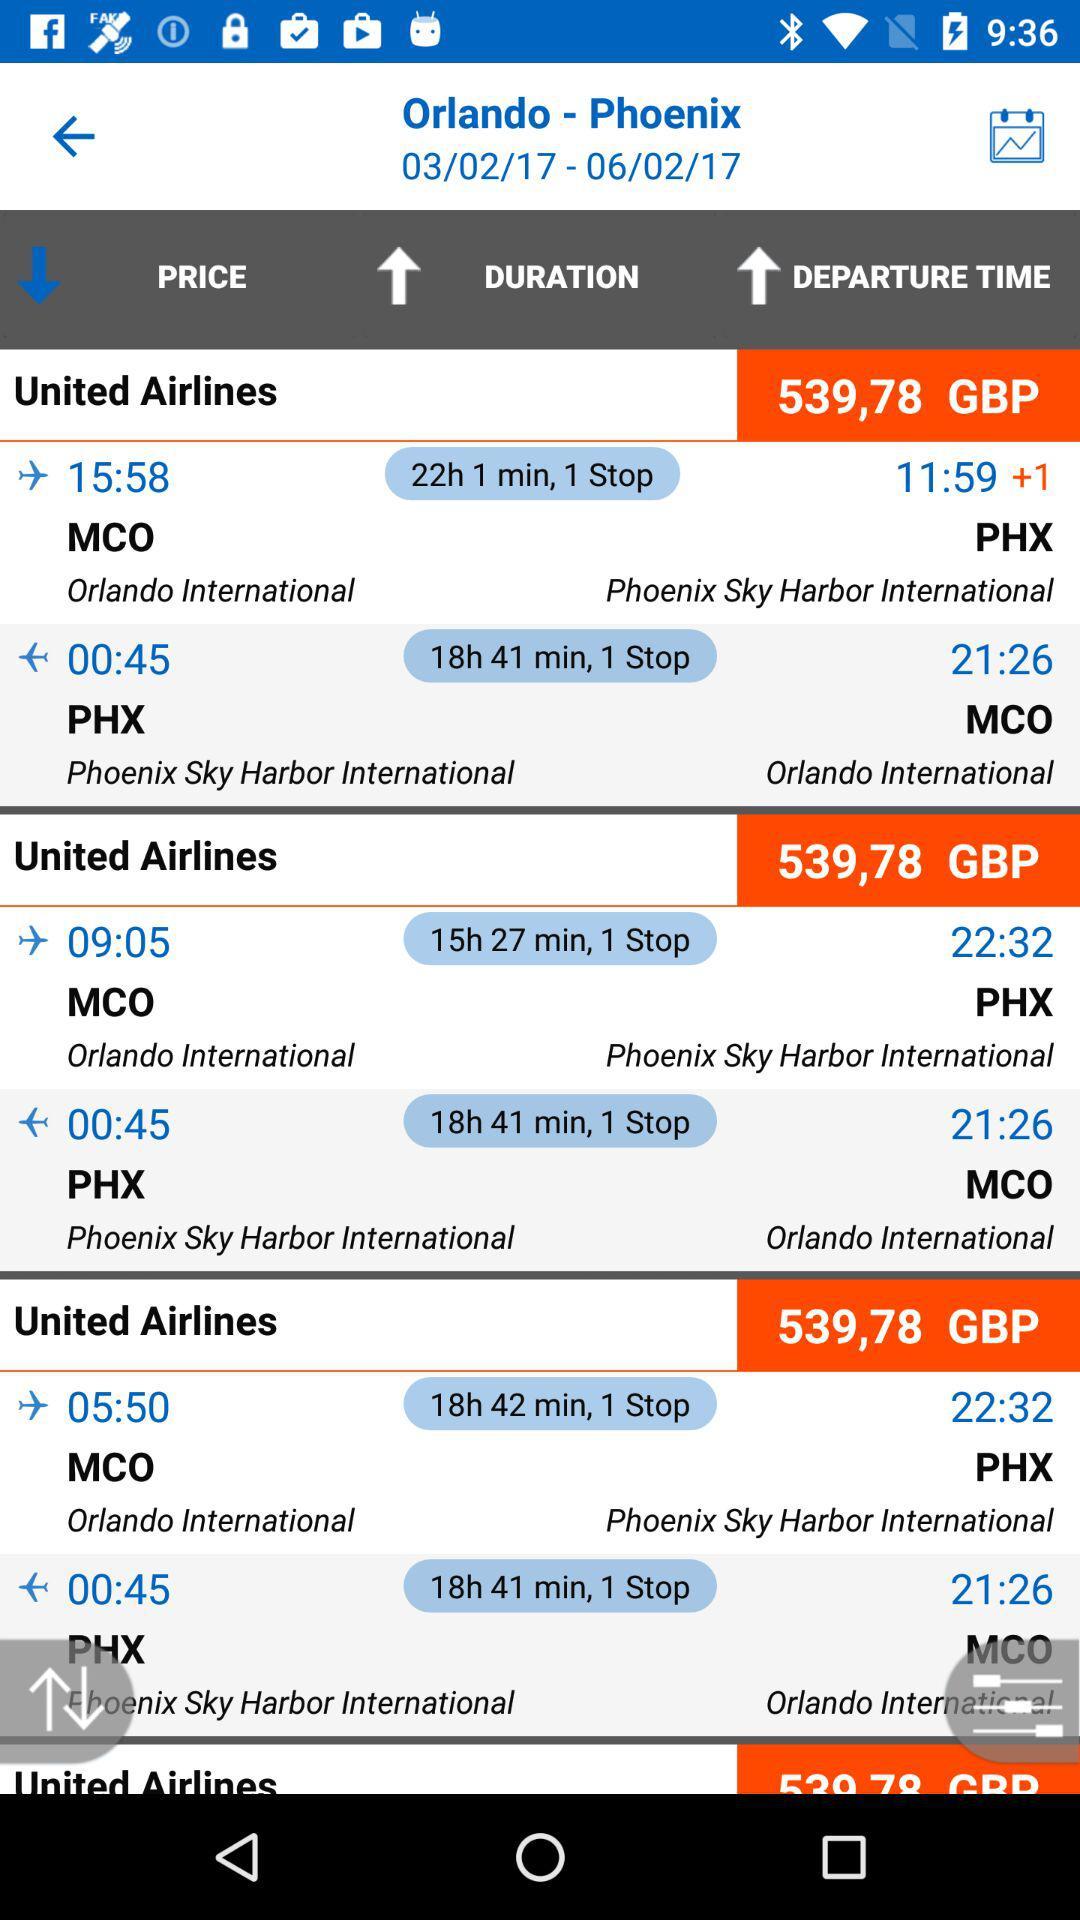 Image resolution: width=1080 pixels, height=1920 pixels. I want to click on the icon above the price item, so click(72, 135).